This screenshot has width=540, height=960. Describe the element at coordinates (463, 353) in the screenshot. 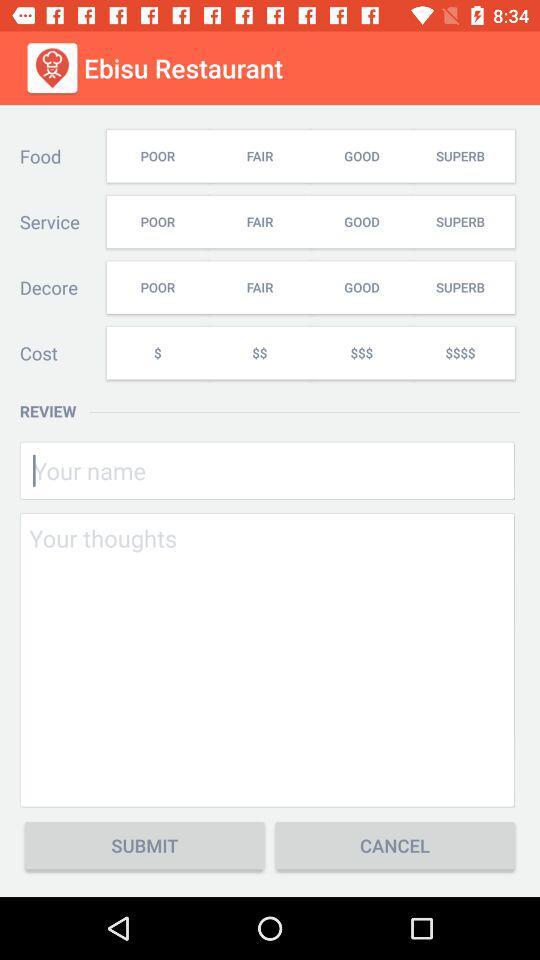

I see `icon to the right of the $$$ icon` at that location.